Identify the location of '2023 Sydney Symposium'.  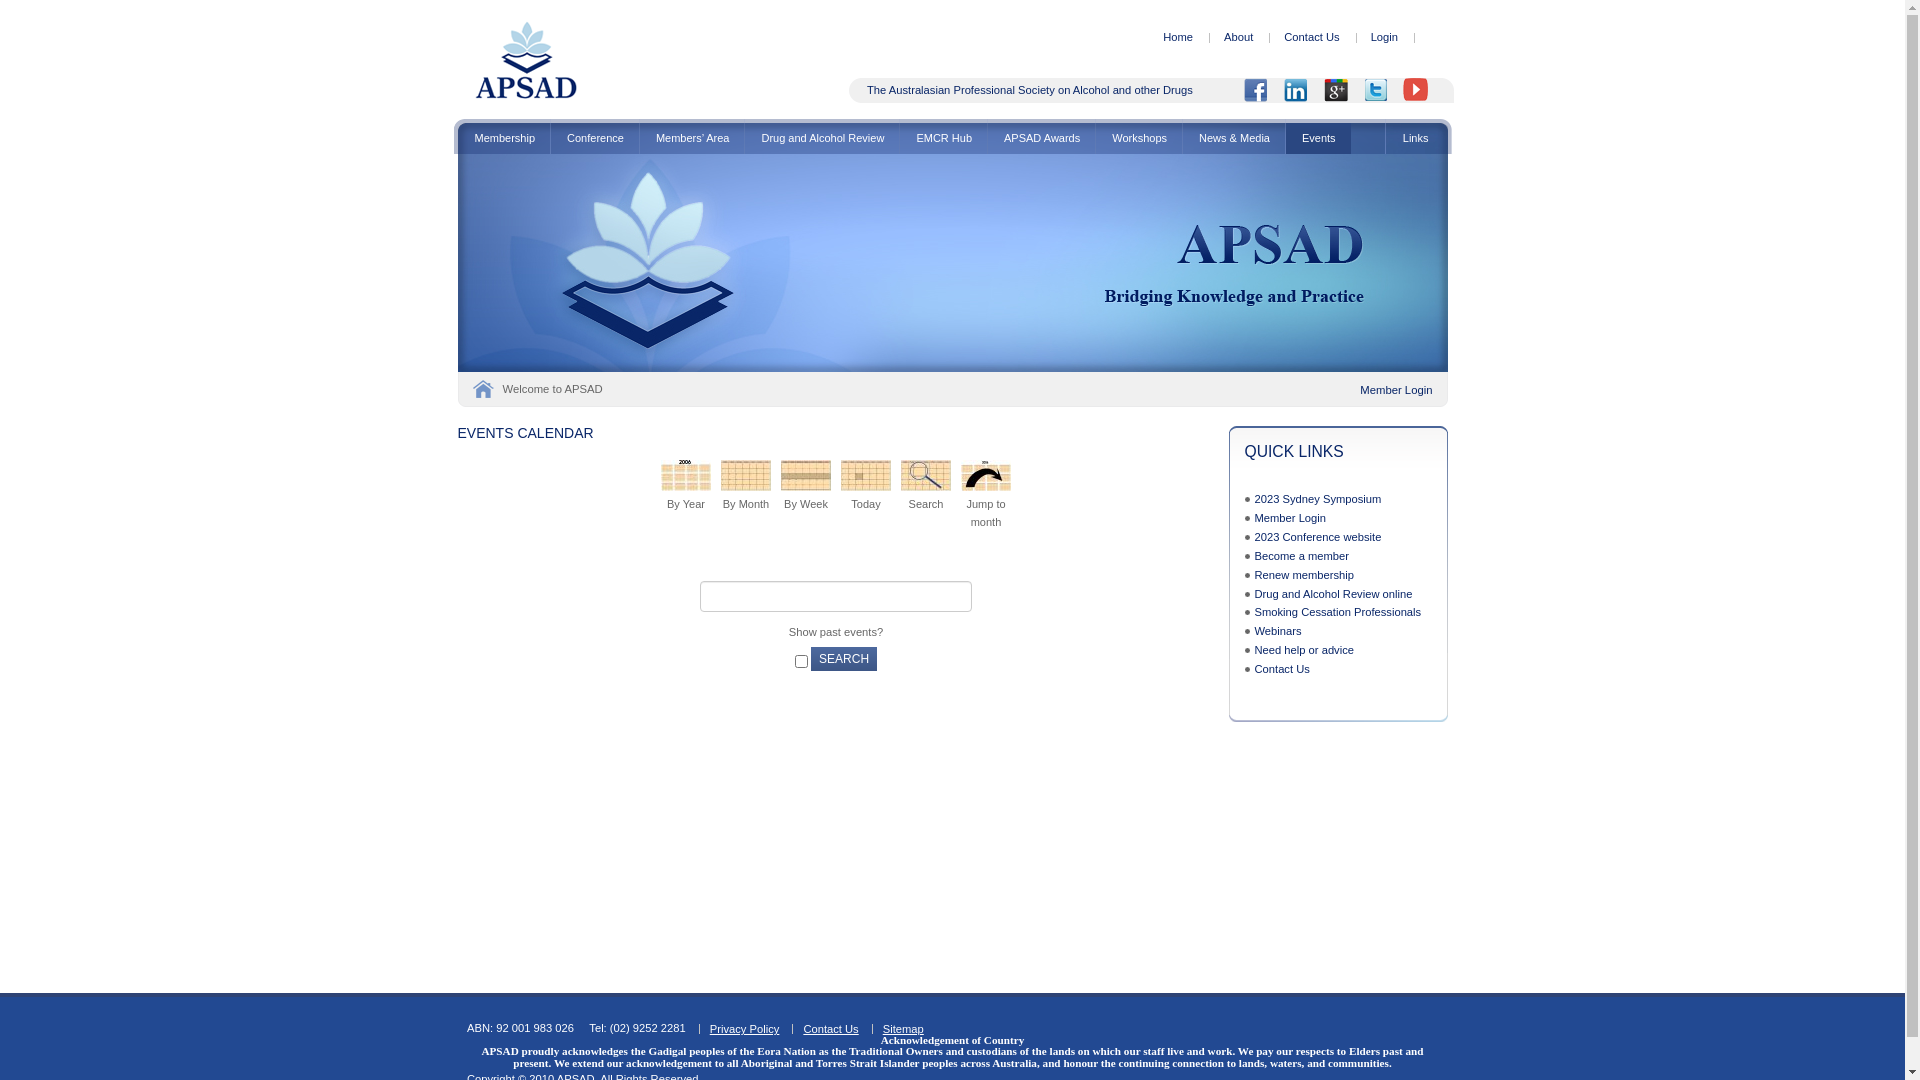
(1317, 497).